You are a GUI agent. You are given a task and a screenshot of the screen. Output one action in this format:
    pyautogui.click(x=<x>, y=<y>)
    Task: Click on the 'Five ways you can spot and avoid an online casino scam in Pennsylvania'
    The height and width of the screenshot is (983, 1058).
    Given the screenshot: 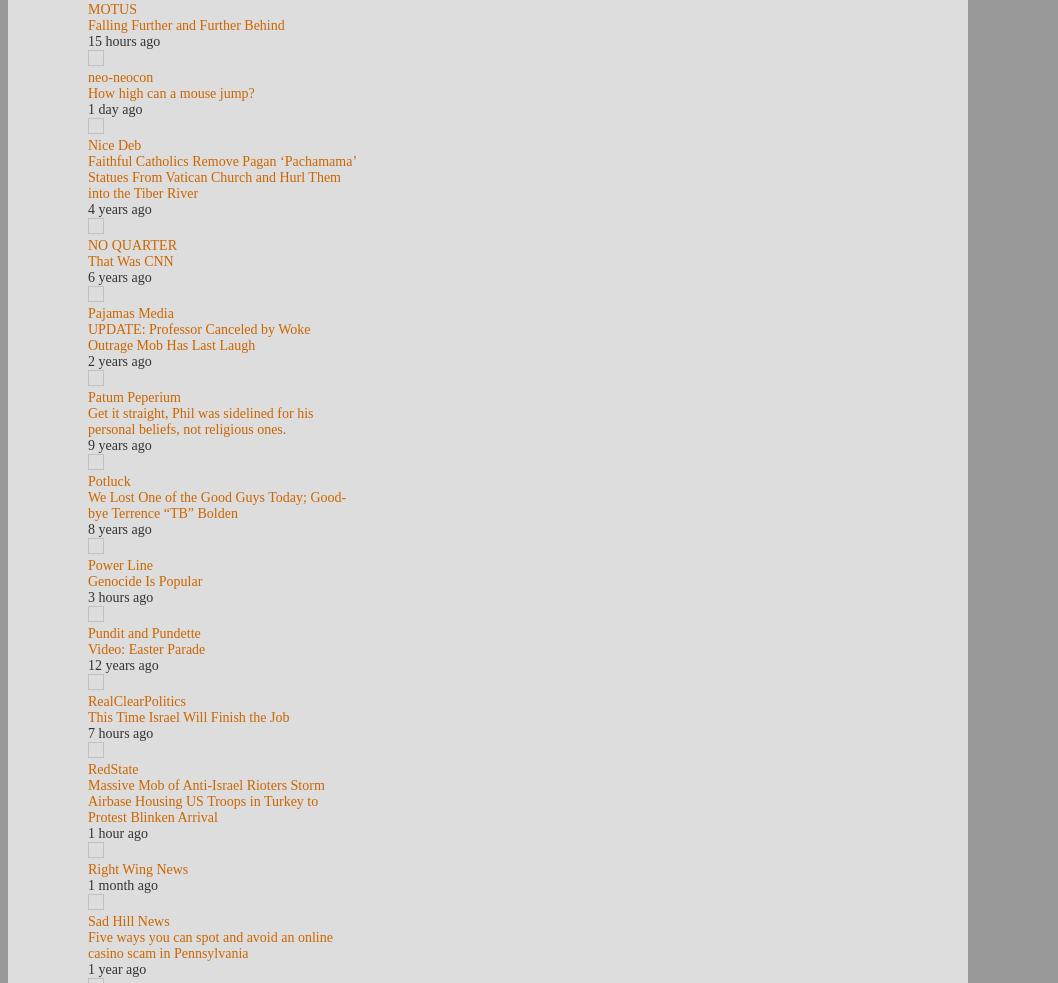 What is the action you would take?
    pyautogui.click(x=210, y=945)
    